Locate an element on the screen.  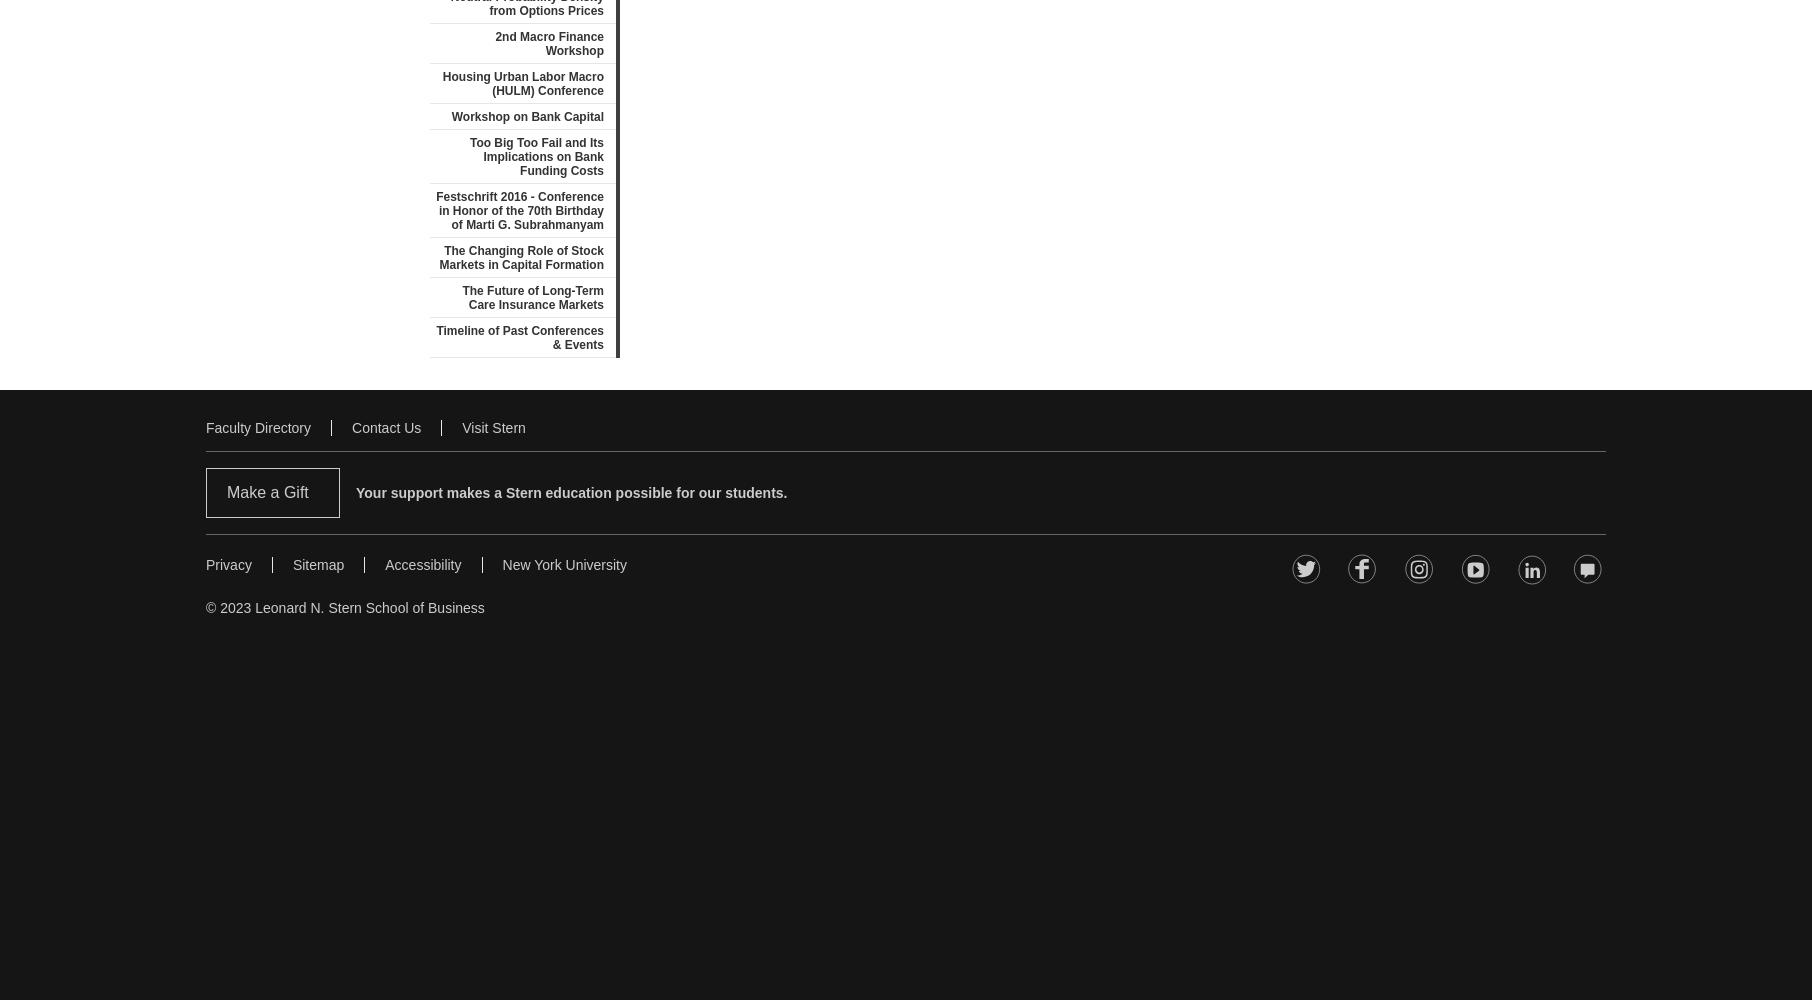
'Timeline of Past Conferences & Events' is located at coordinates (520, 337).